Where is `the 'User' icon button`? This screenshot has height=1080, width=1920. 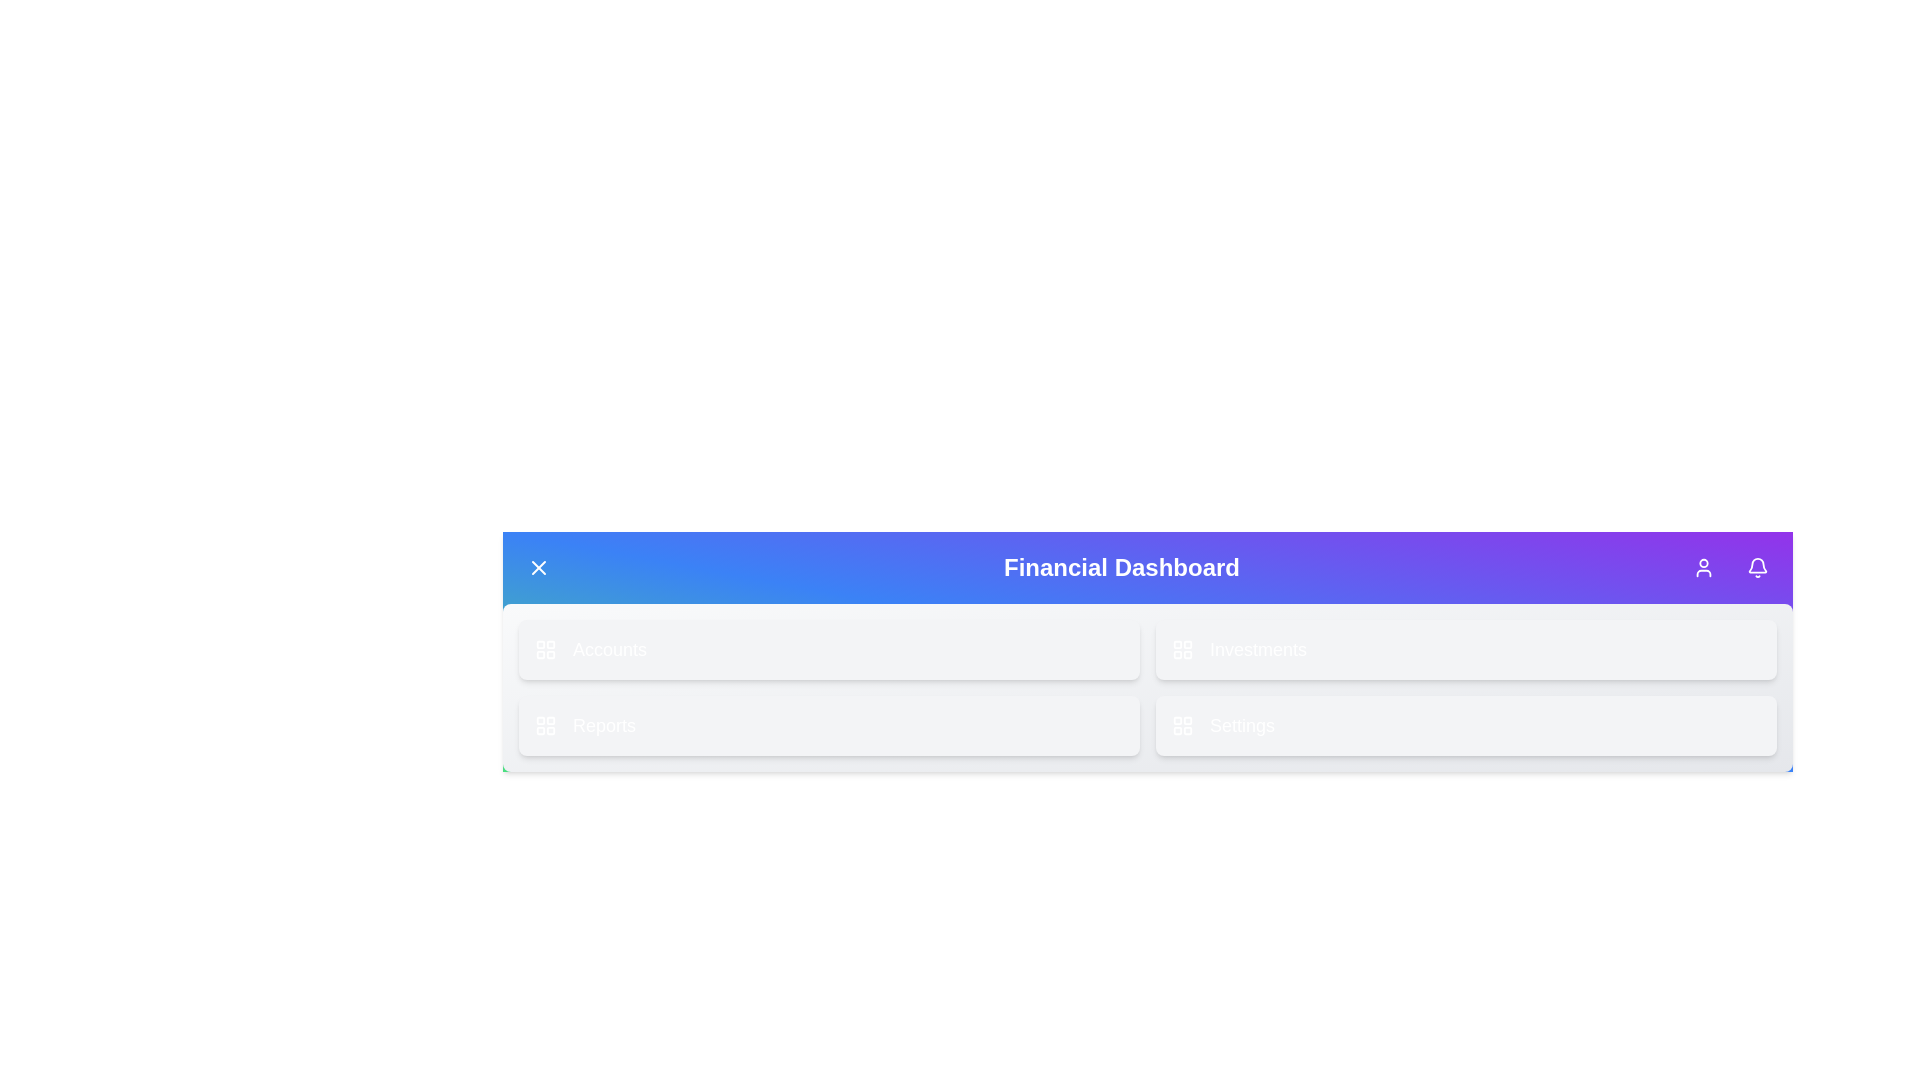 the 'User' icon button is located at coordinates (1703, 567).